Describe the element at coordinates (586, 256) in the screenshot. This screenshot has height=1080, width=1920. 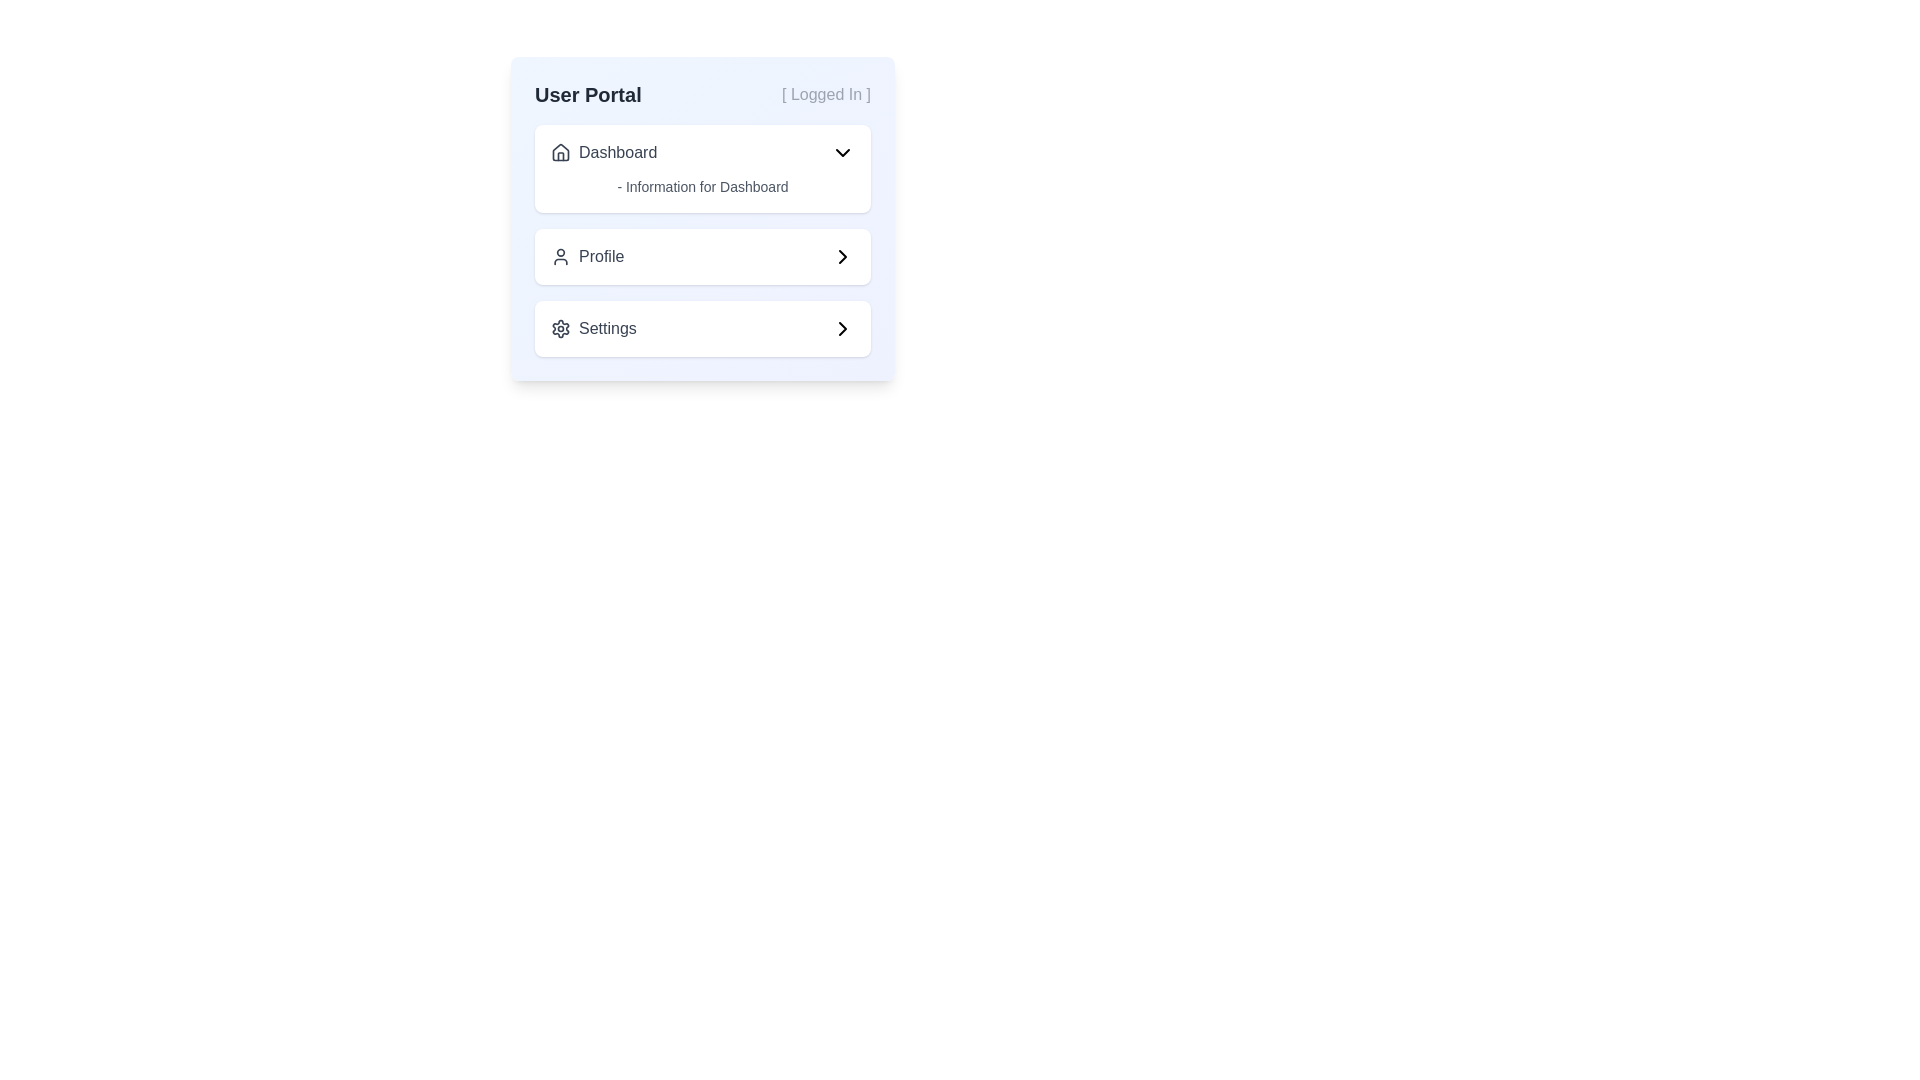
I see `the 'Profile' text label, which is styled in gray and located between the 'Dashboard' and 'Settings' entries in a vertical list` at that location.